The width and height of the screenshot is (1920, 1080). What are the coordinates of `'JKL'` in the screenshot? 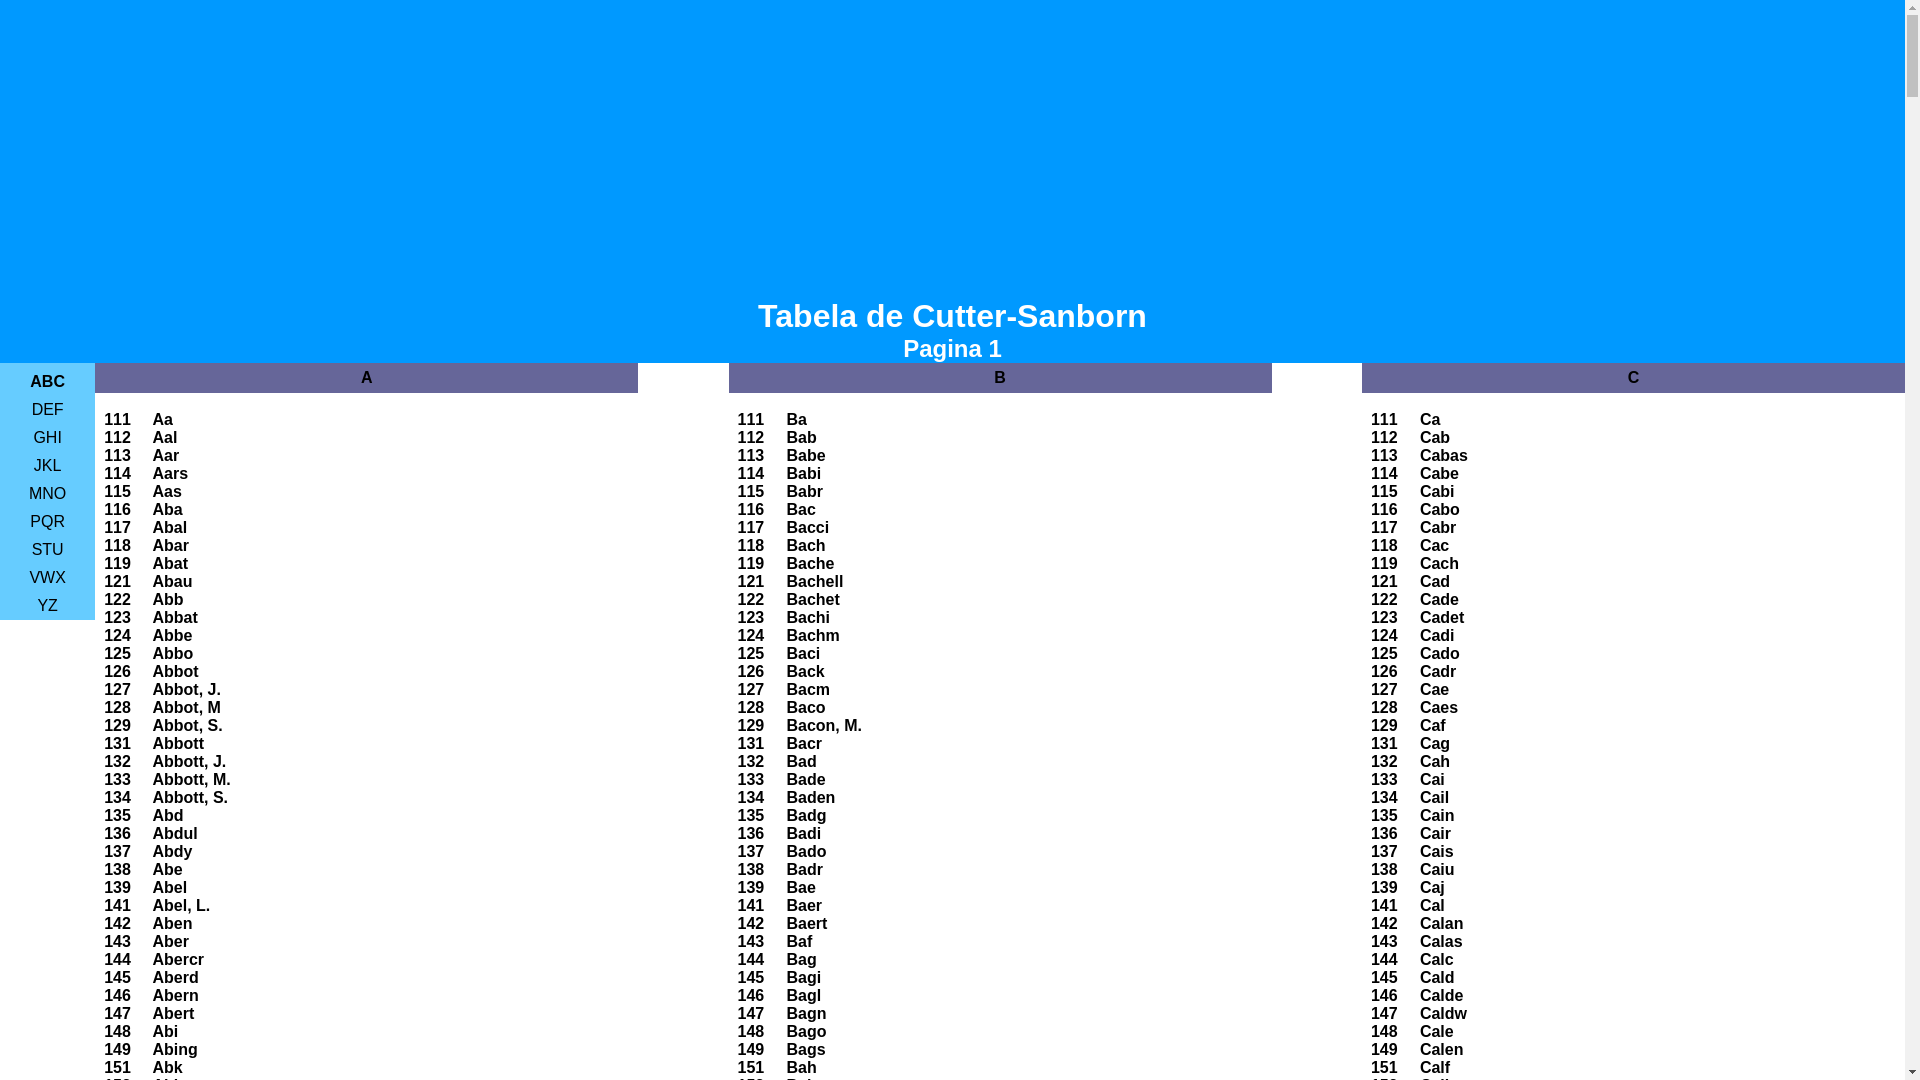 It's located at (48, 465).